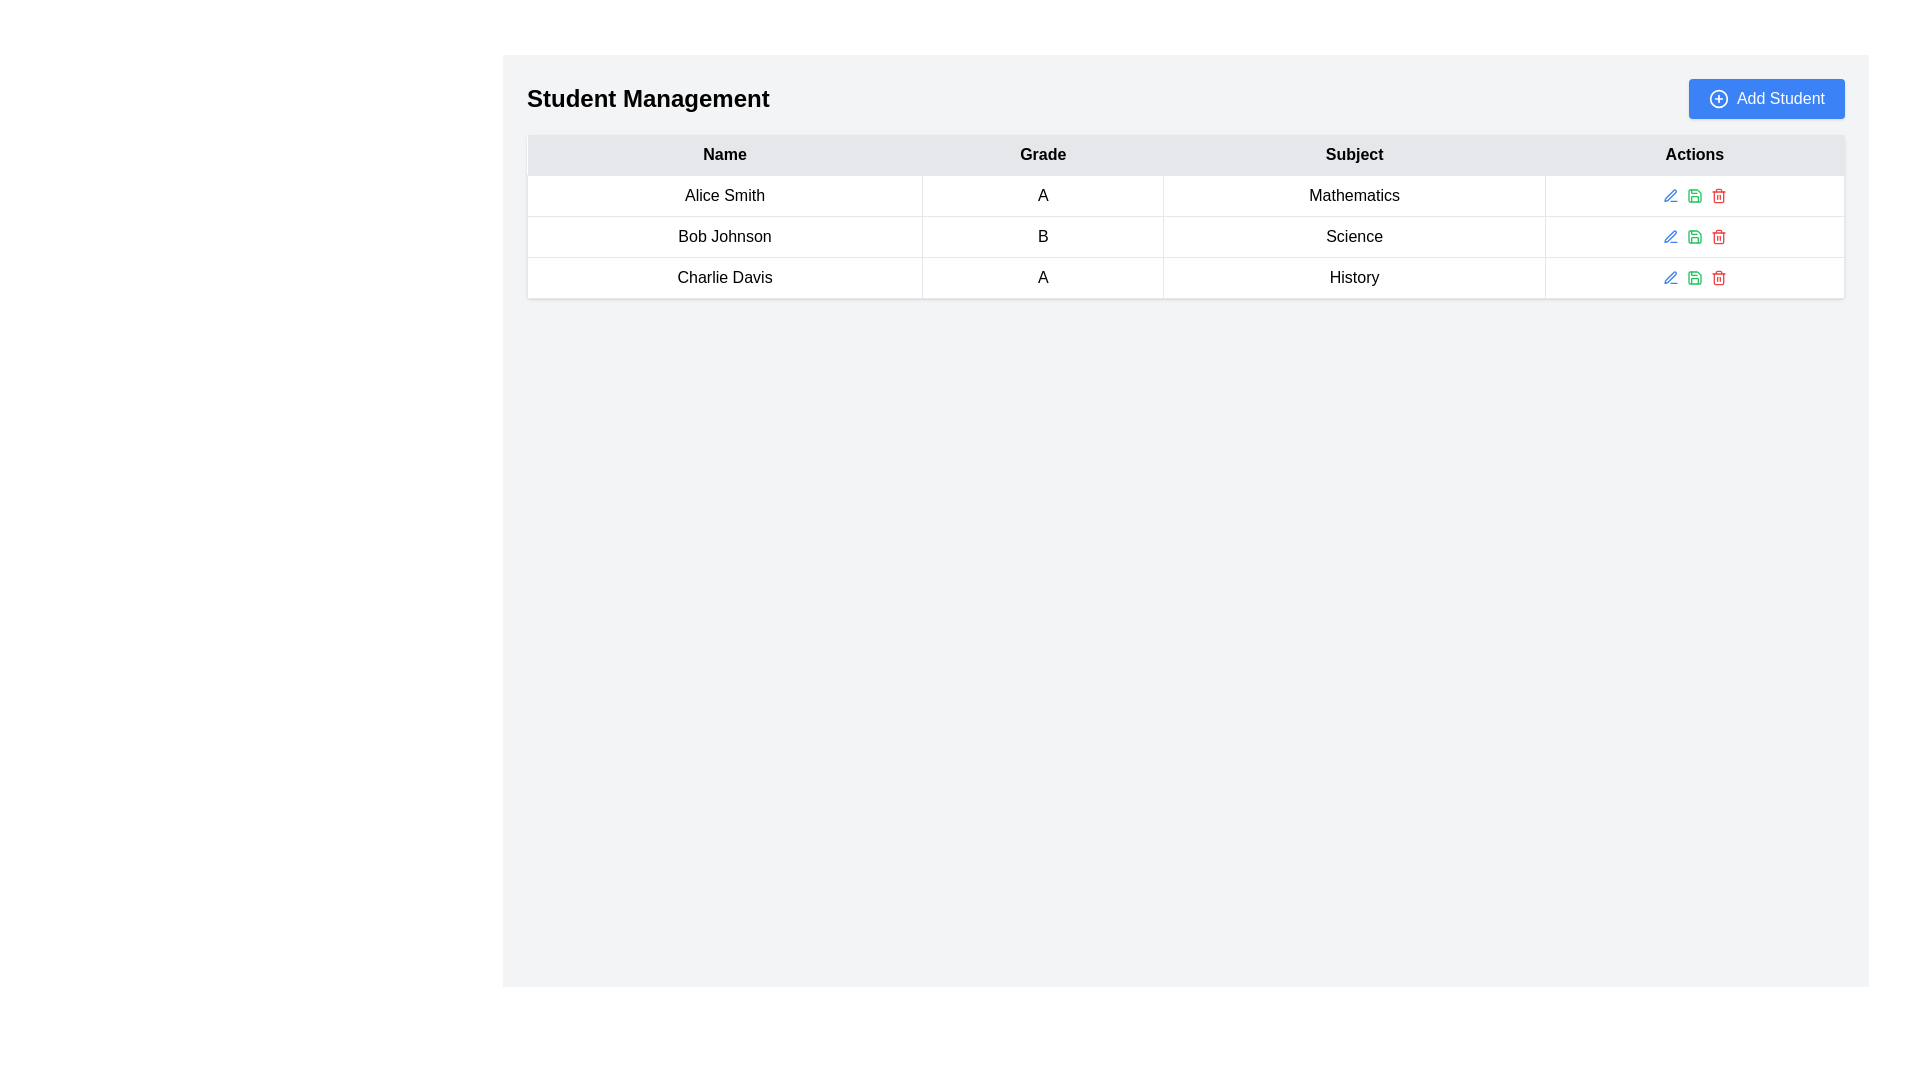 The image size is (1920, 1080). Describe the element at coordinates (723, 277) in the screenshot. I see `text 'Charlie Davis' from the table cell in the third row under the 'Name' column` at that location.